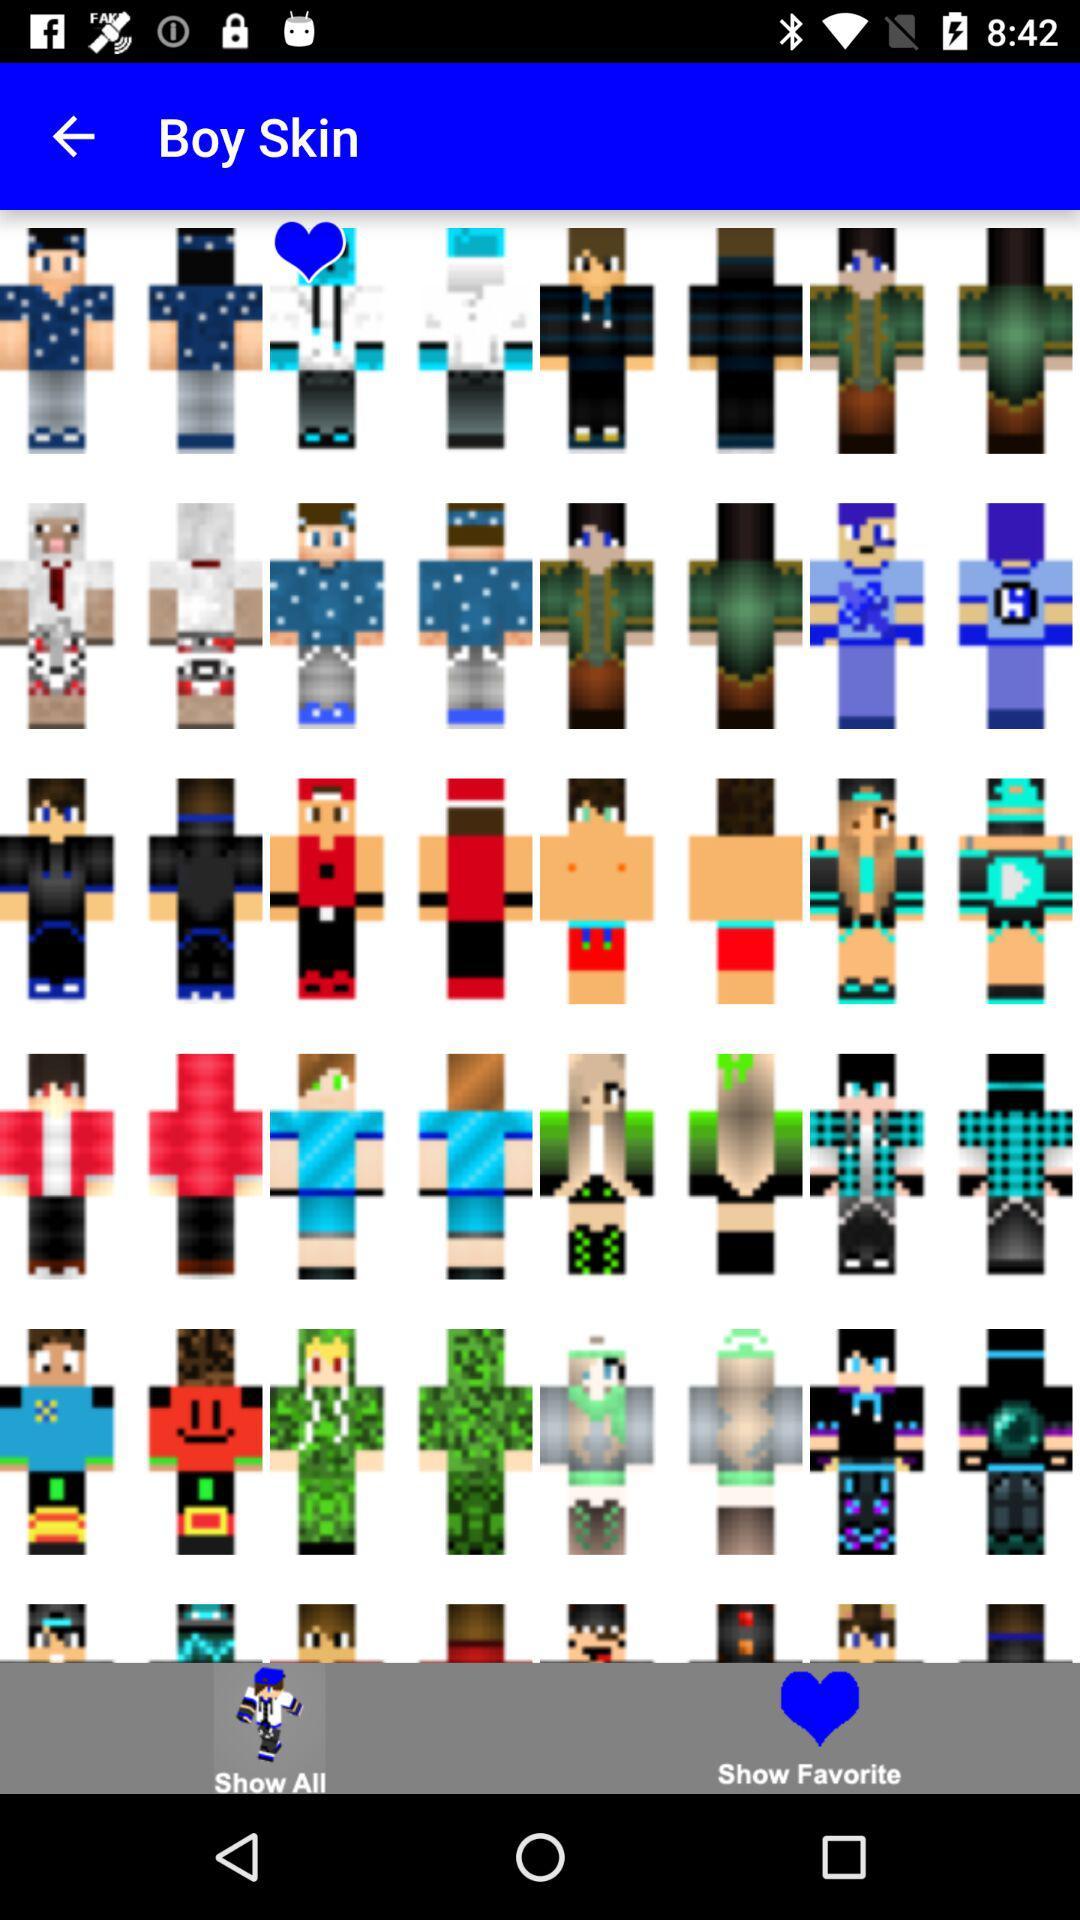 Image resolution: width=1080 pixels, height=1920 pixels. Describe the element at coordinates (810, 1727) in the screenshot. I see `show favorite` at that location.